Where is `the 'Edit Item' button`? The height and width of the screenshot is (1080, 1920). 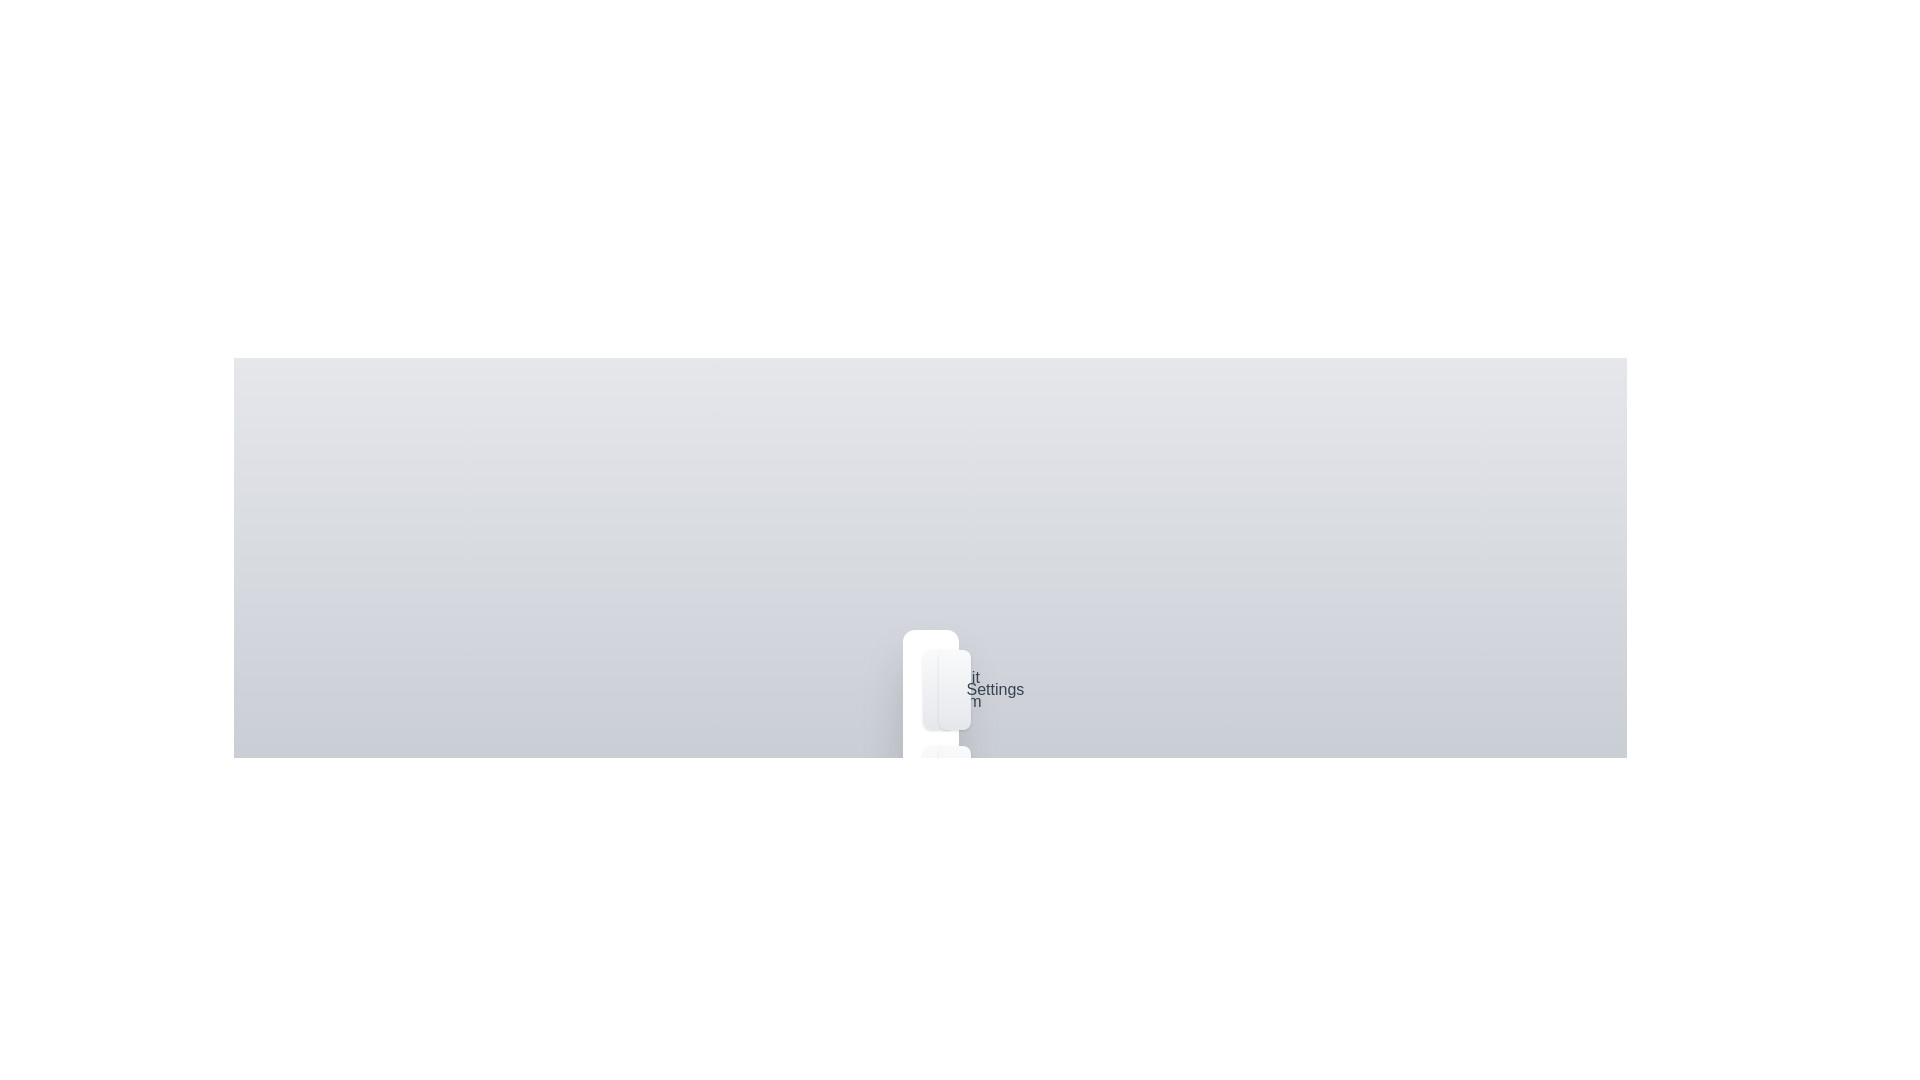
the 'Edit Item' button is located at coordinates (937, 689).